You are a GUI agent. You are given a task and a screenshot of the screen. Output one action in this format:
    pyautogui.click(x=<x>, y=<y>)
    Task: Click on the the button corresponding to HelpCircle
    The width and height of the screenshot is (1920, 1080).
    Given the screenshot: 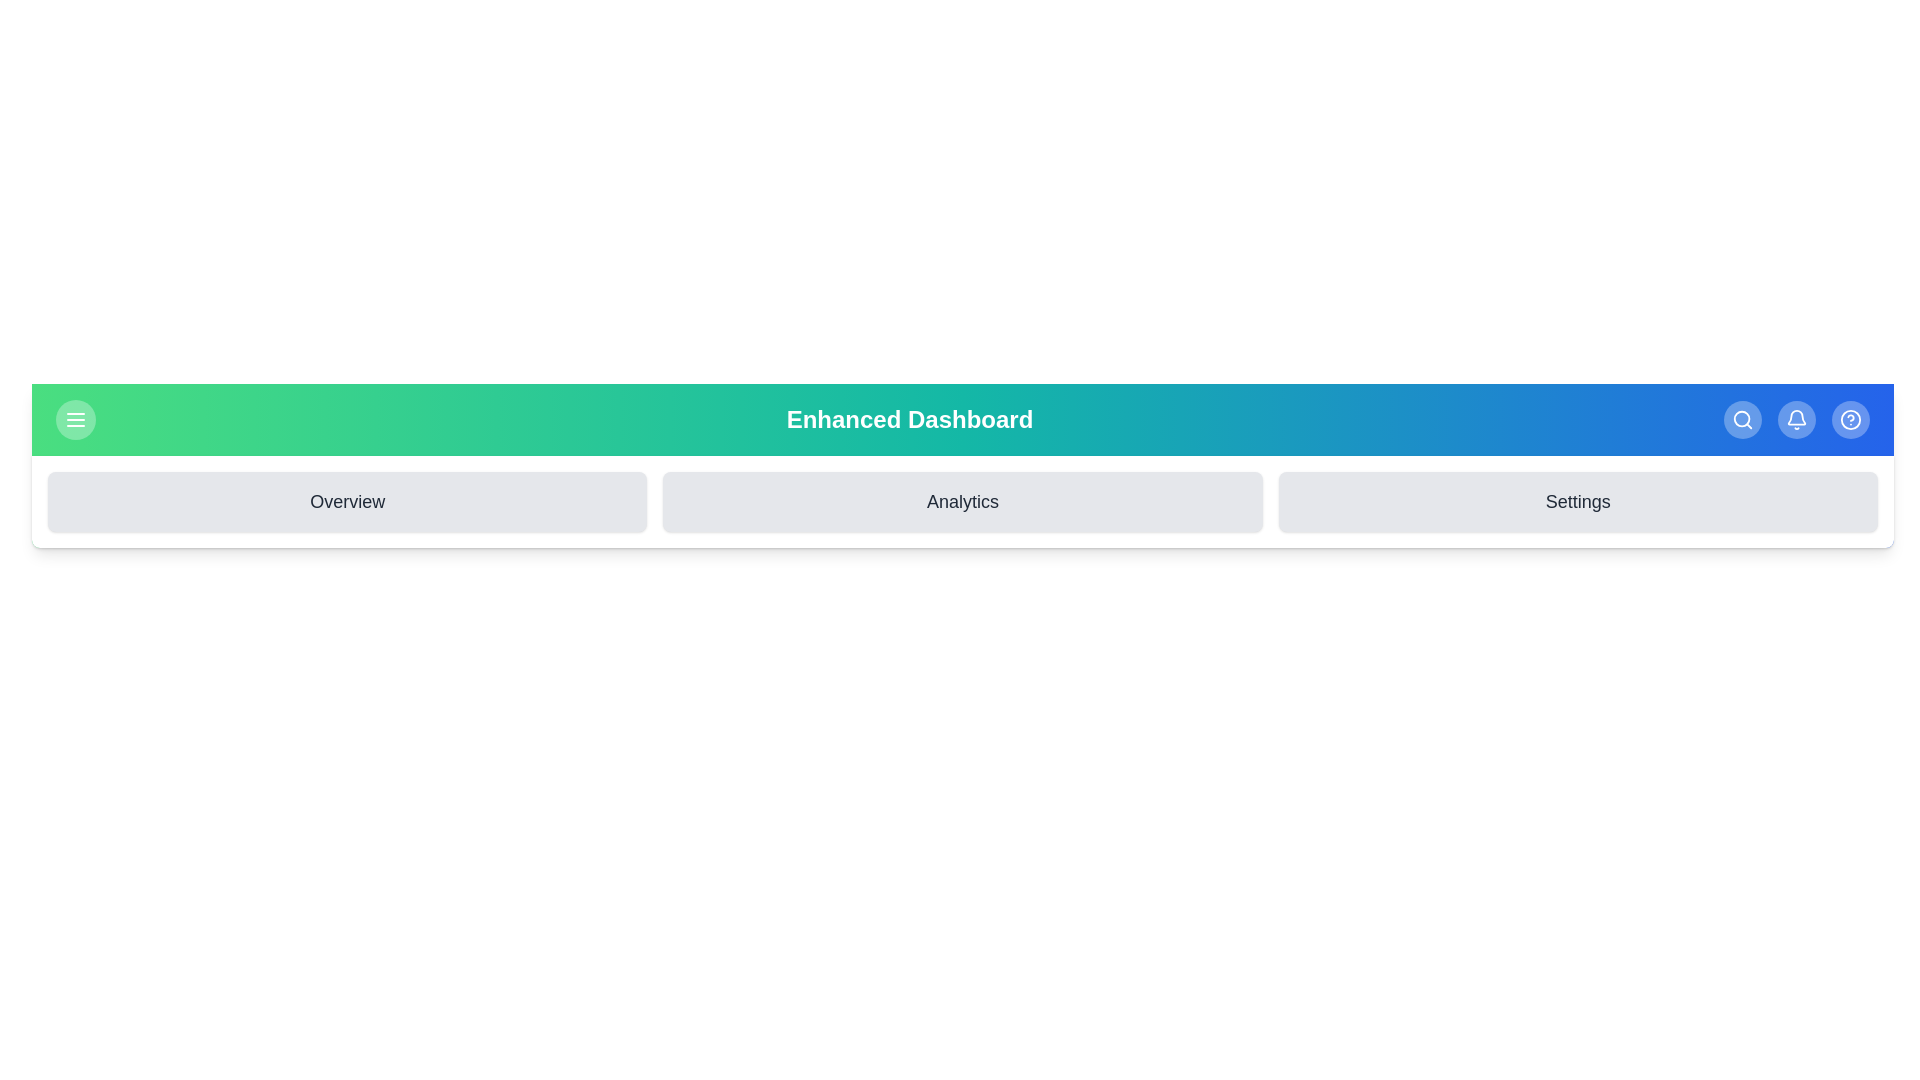 What is the action you would take?
    pyautogui.click(x=1850, y=419)
    